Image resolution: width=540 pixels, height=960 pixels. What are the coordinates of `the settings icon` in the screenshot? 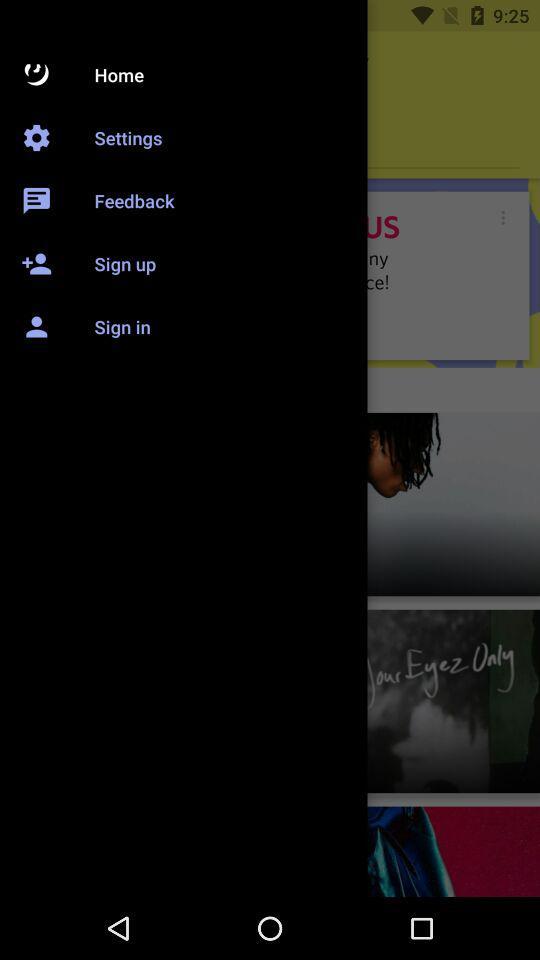 It's located at (36, 140).